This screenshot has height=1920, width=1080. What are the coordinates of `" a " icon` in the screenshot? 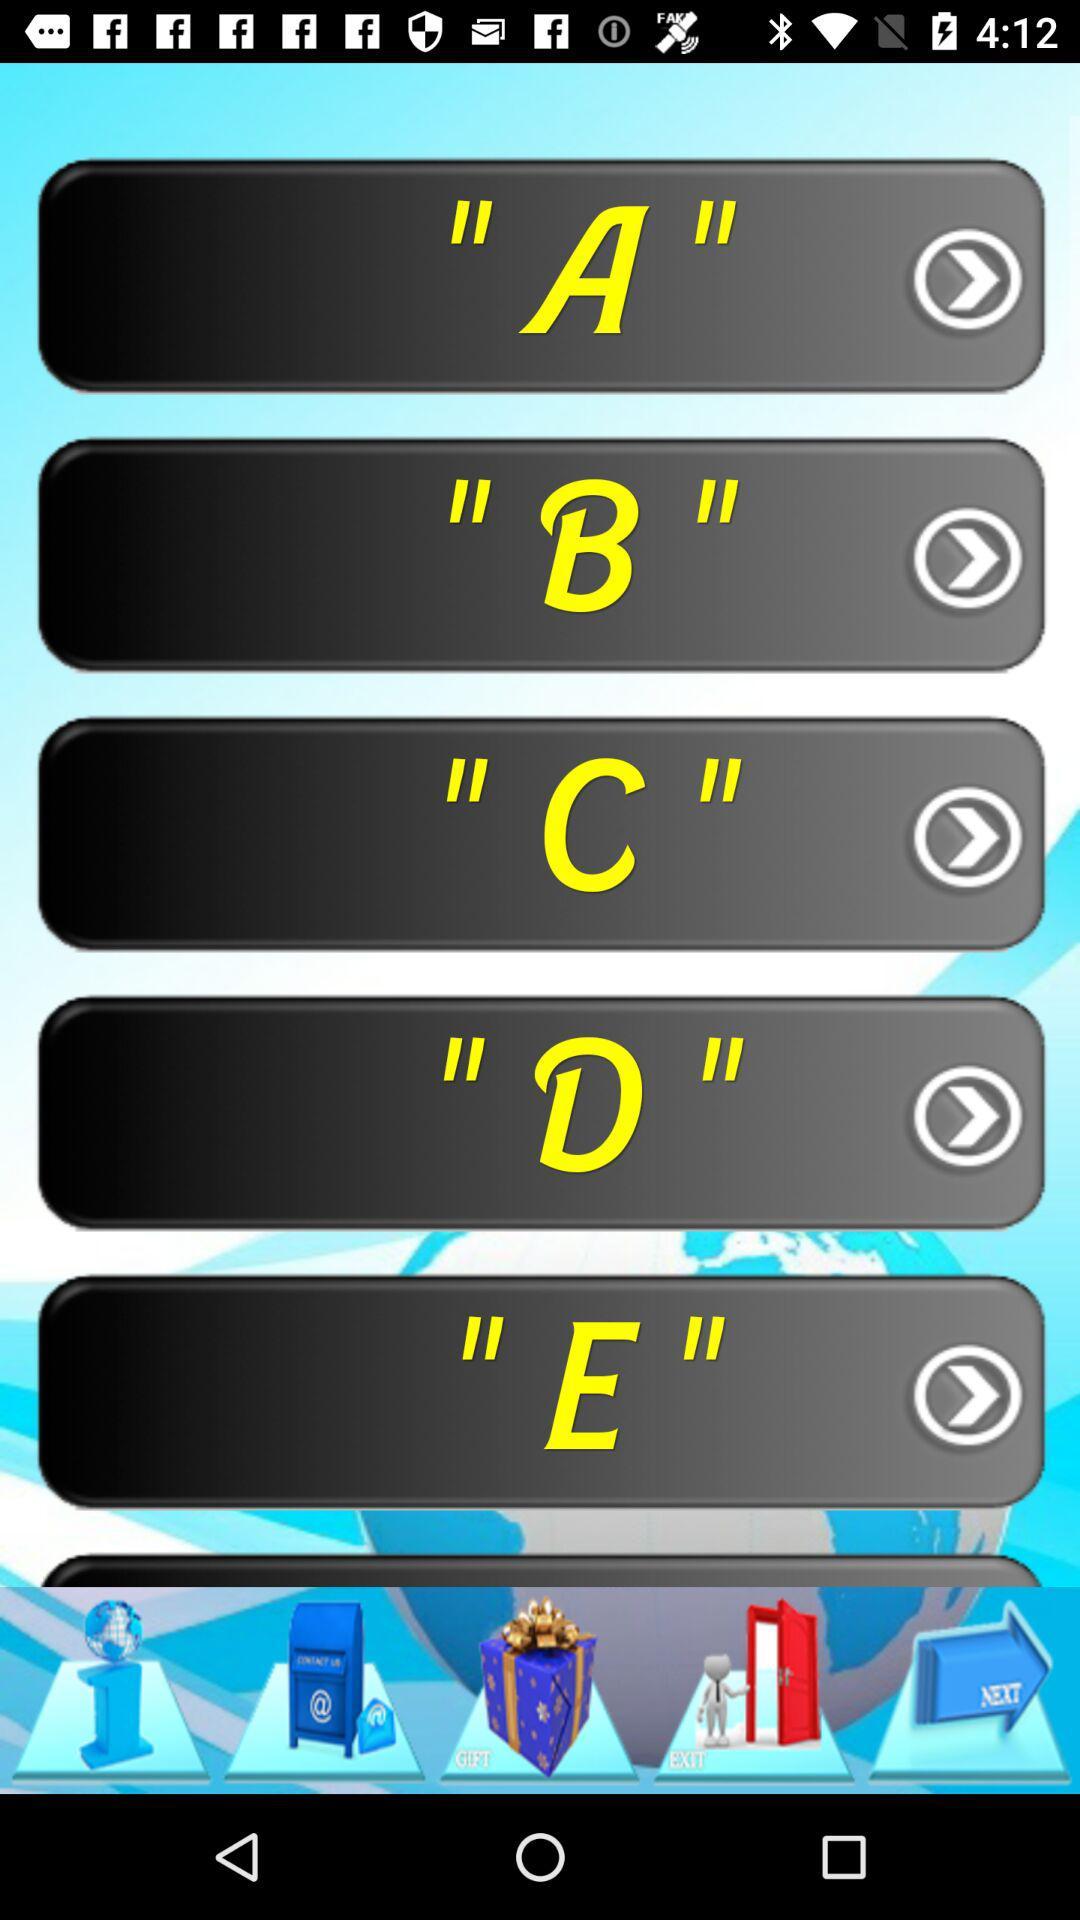 It's located at (540, 273).